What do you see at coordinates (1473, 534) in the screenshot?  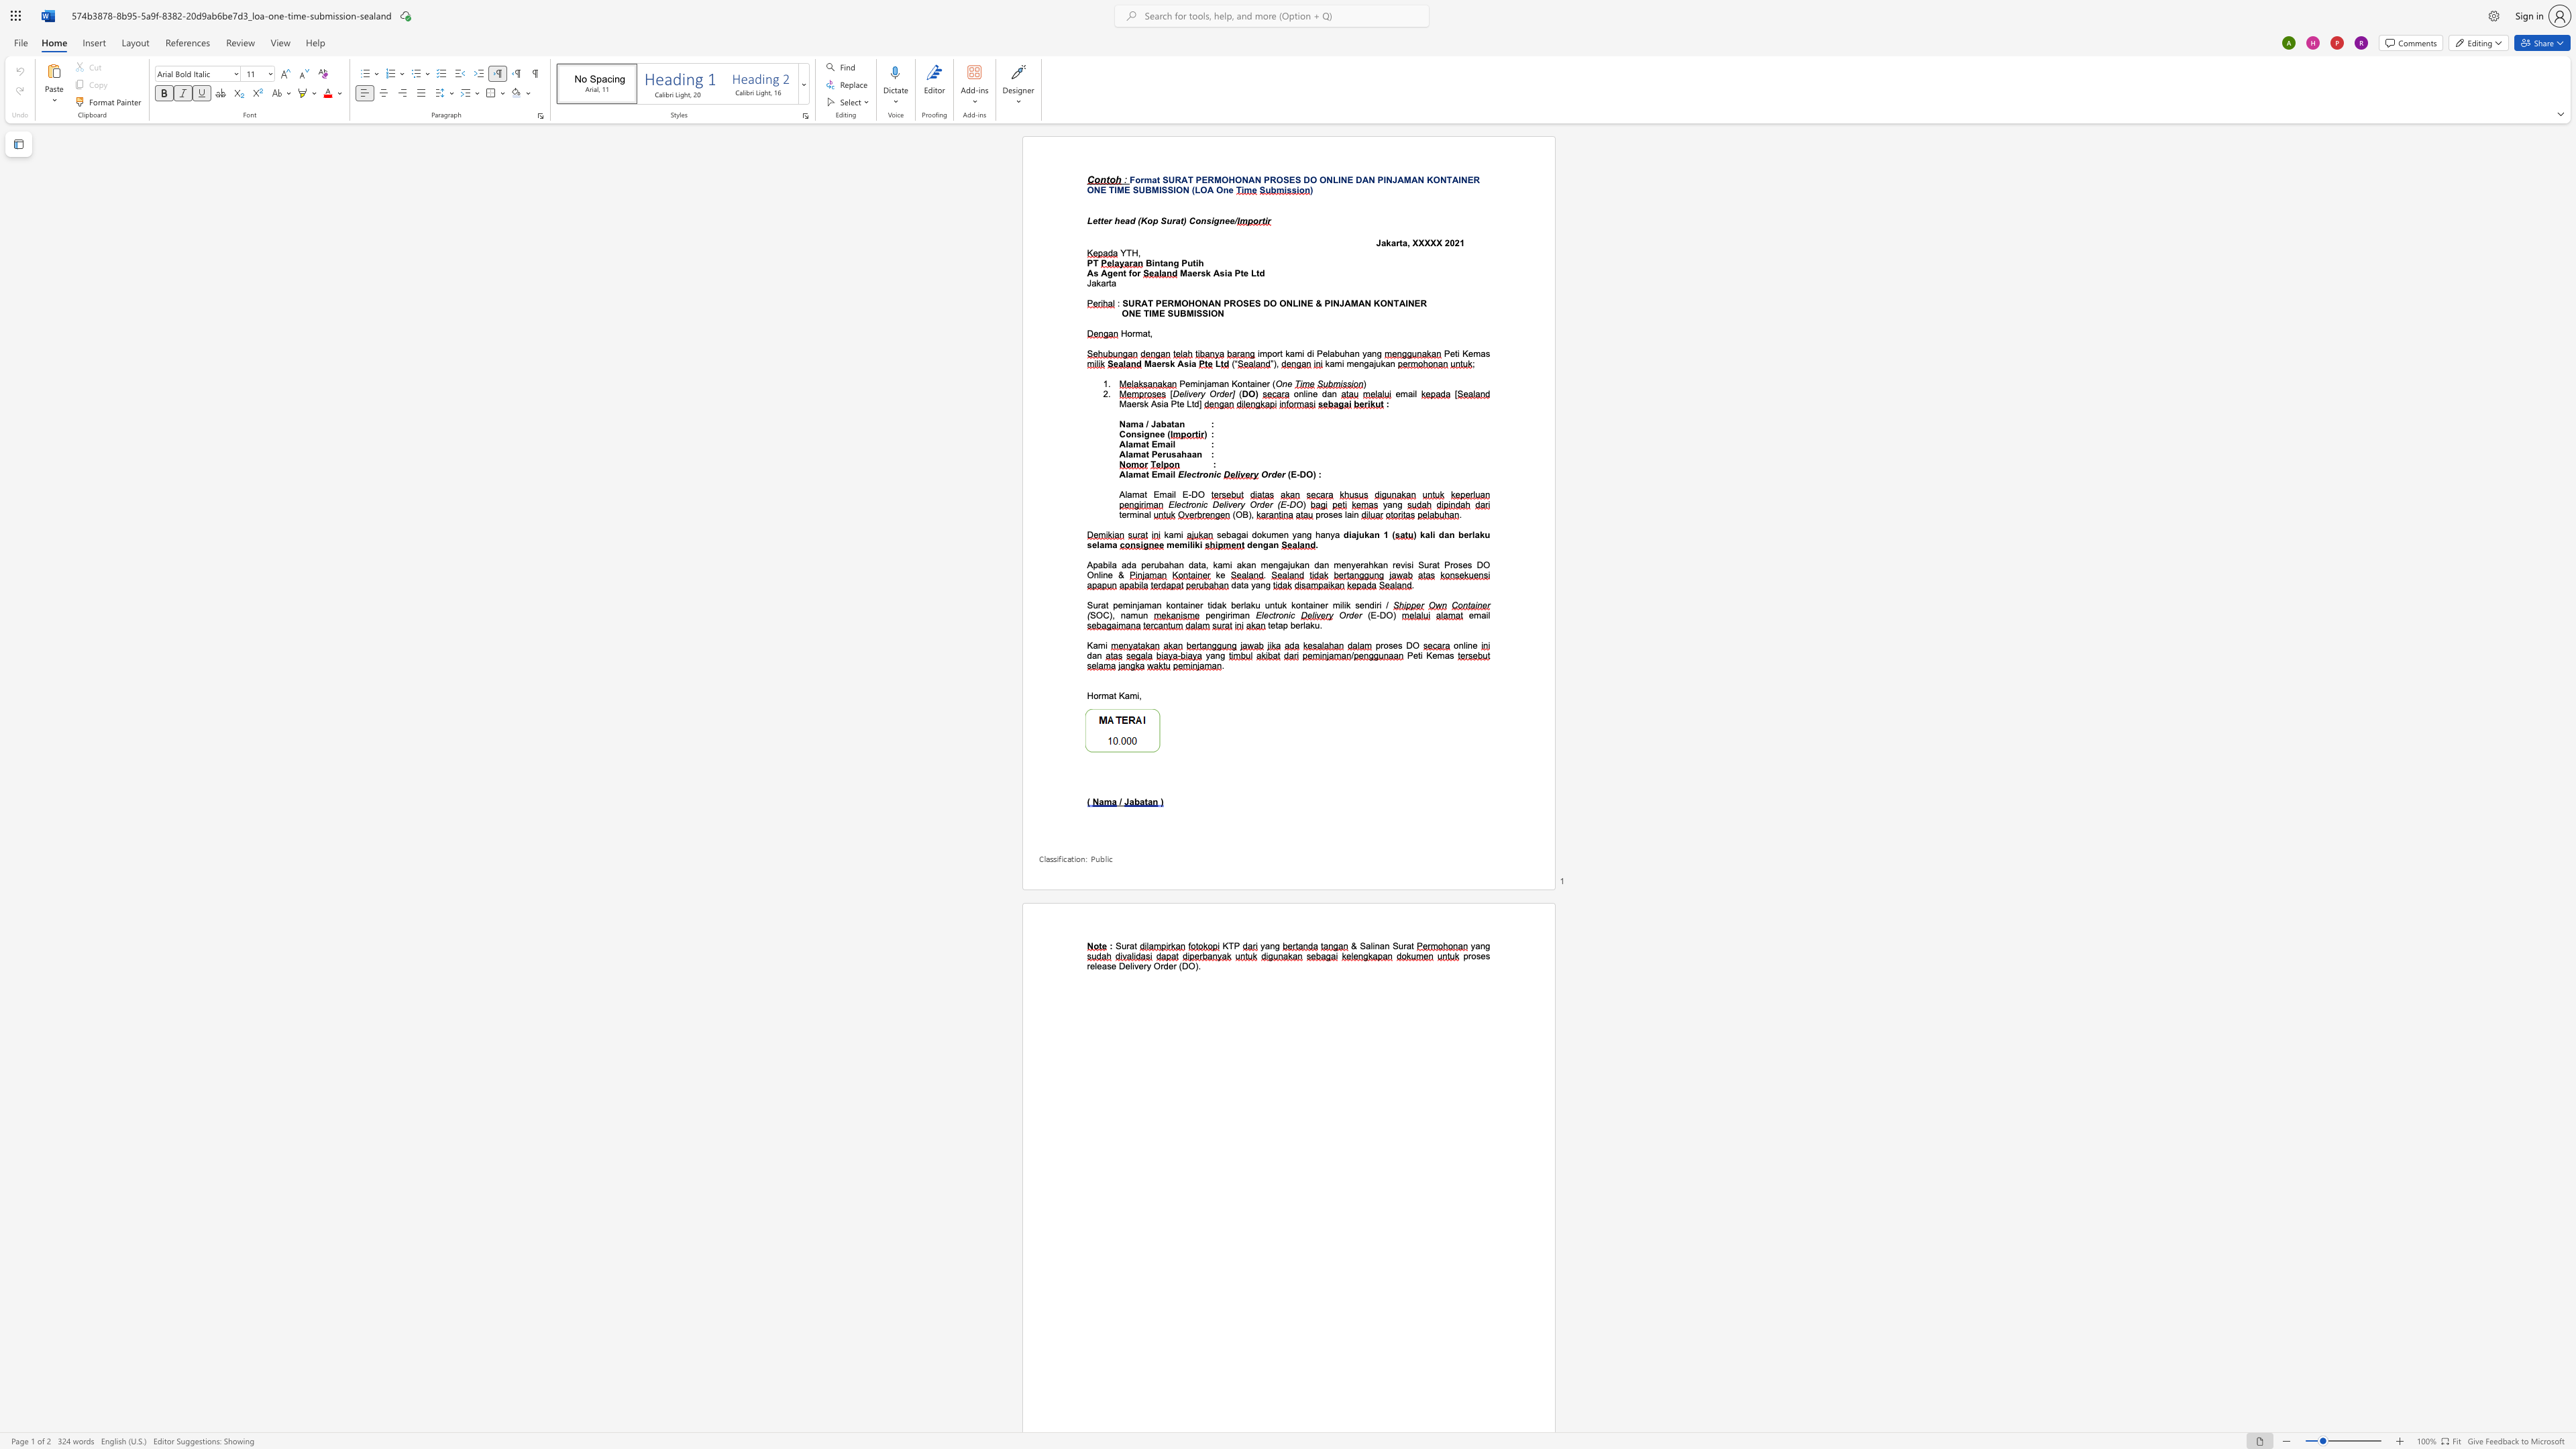 I see `the subset text "aku s" within the text "dan berlaku selama"` at bounding box center [1473, 534].